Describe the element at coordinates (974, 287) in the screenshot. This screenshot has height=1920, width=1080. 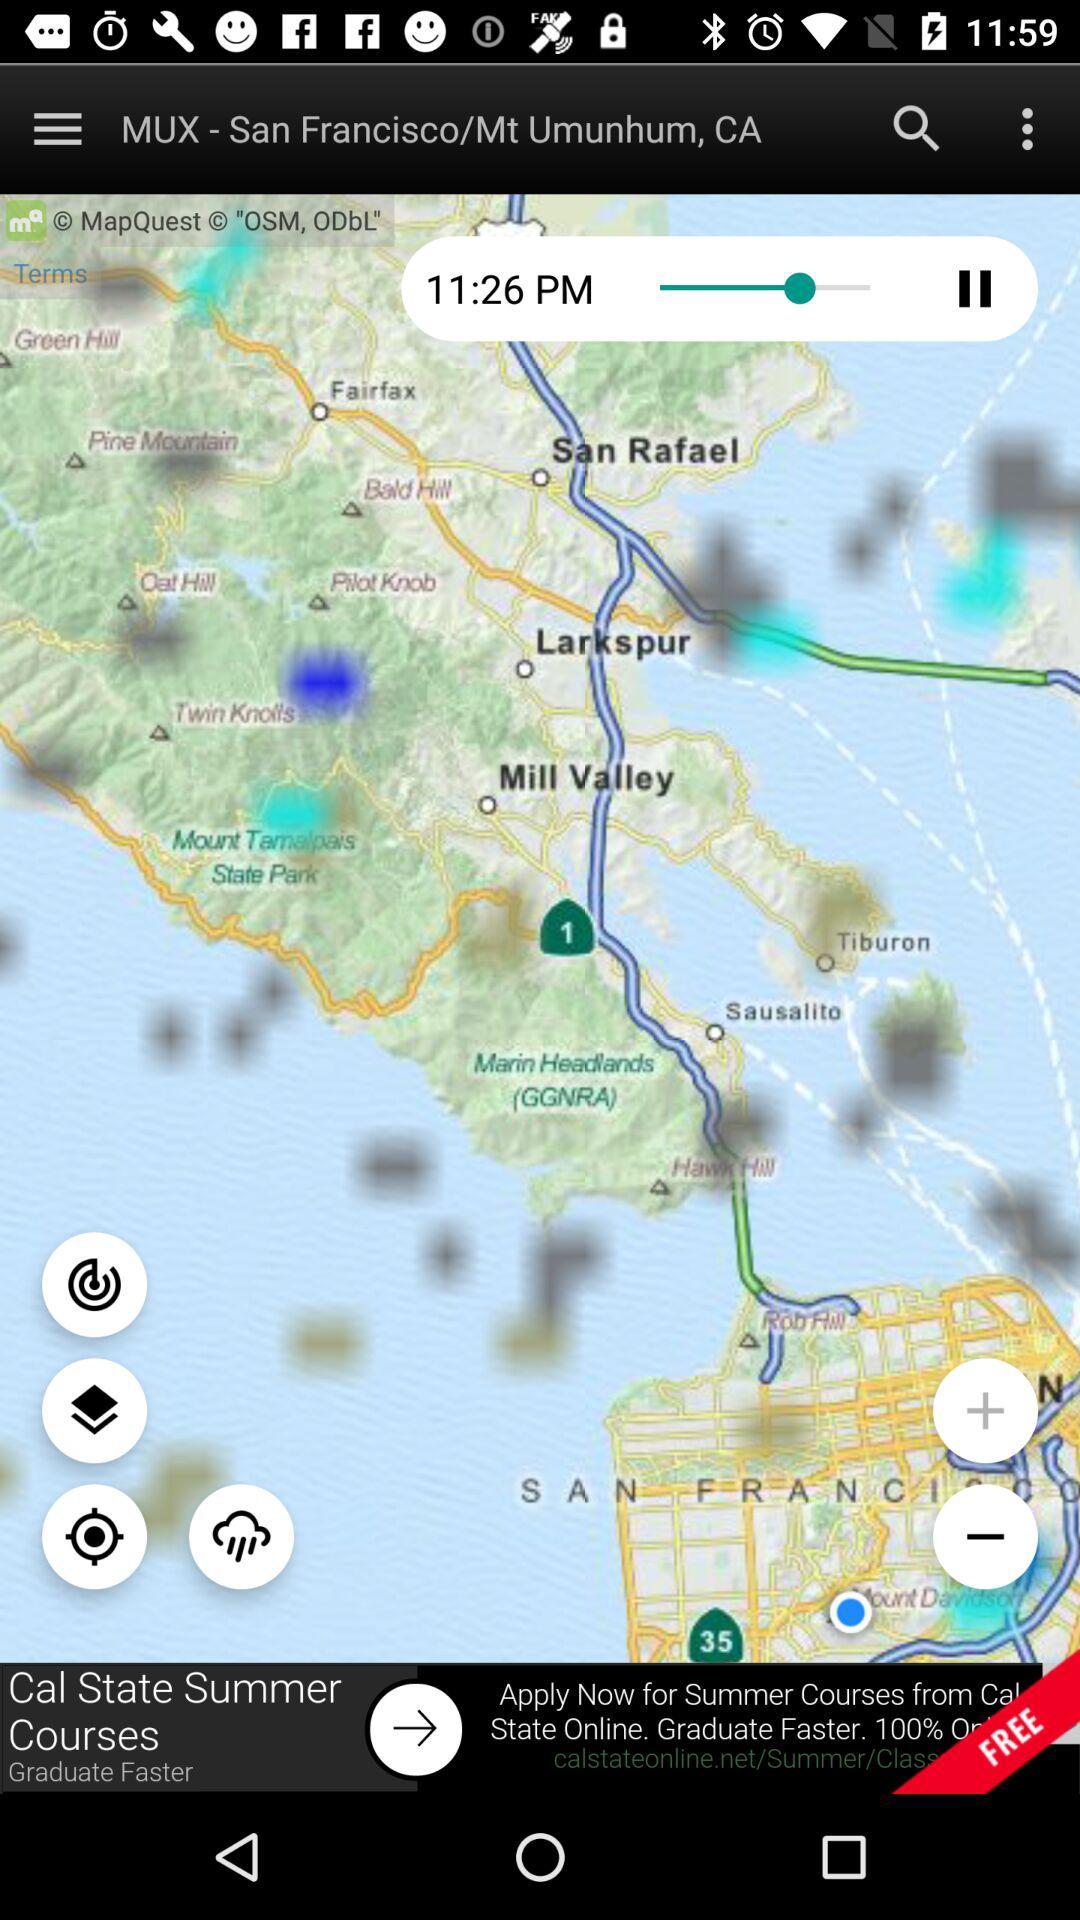
I see `playing option` at that location.